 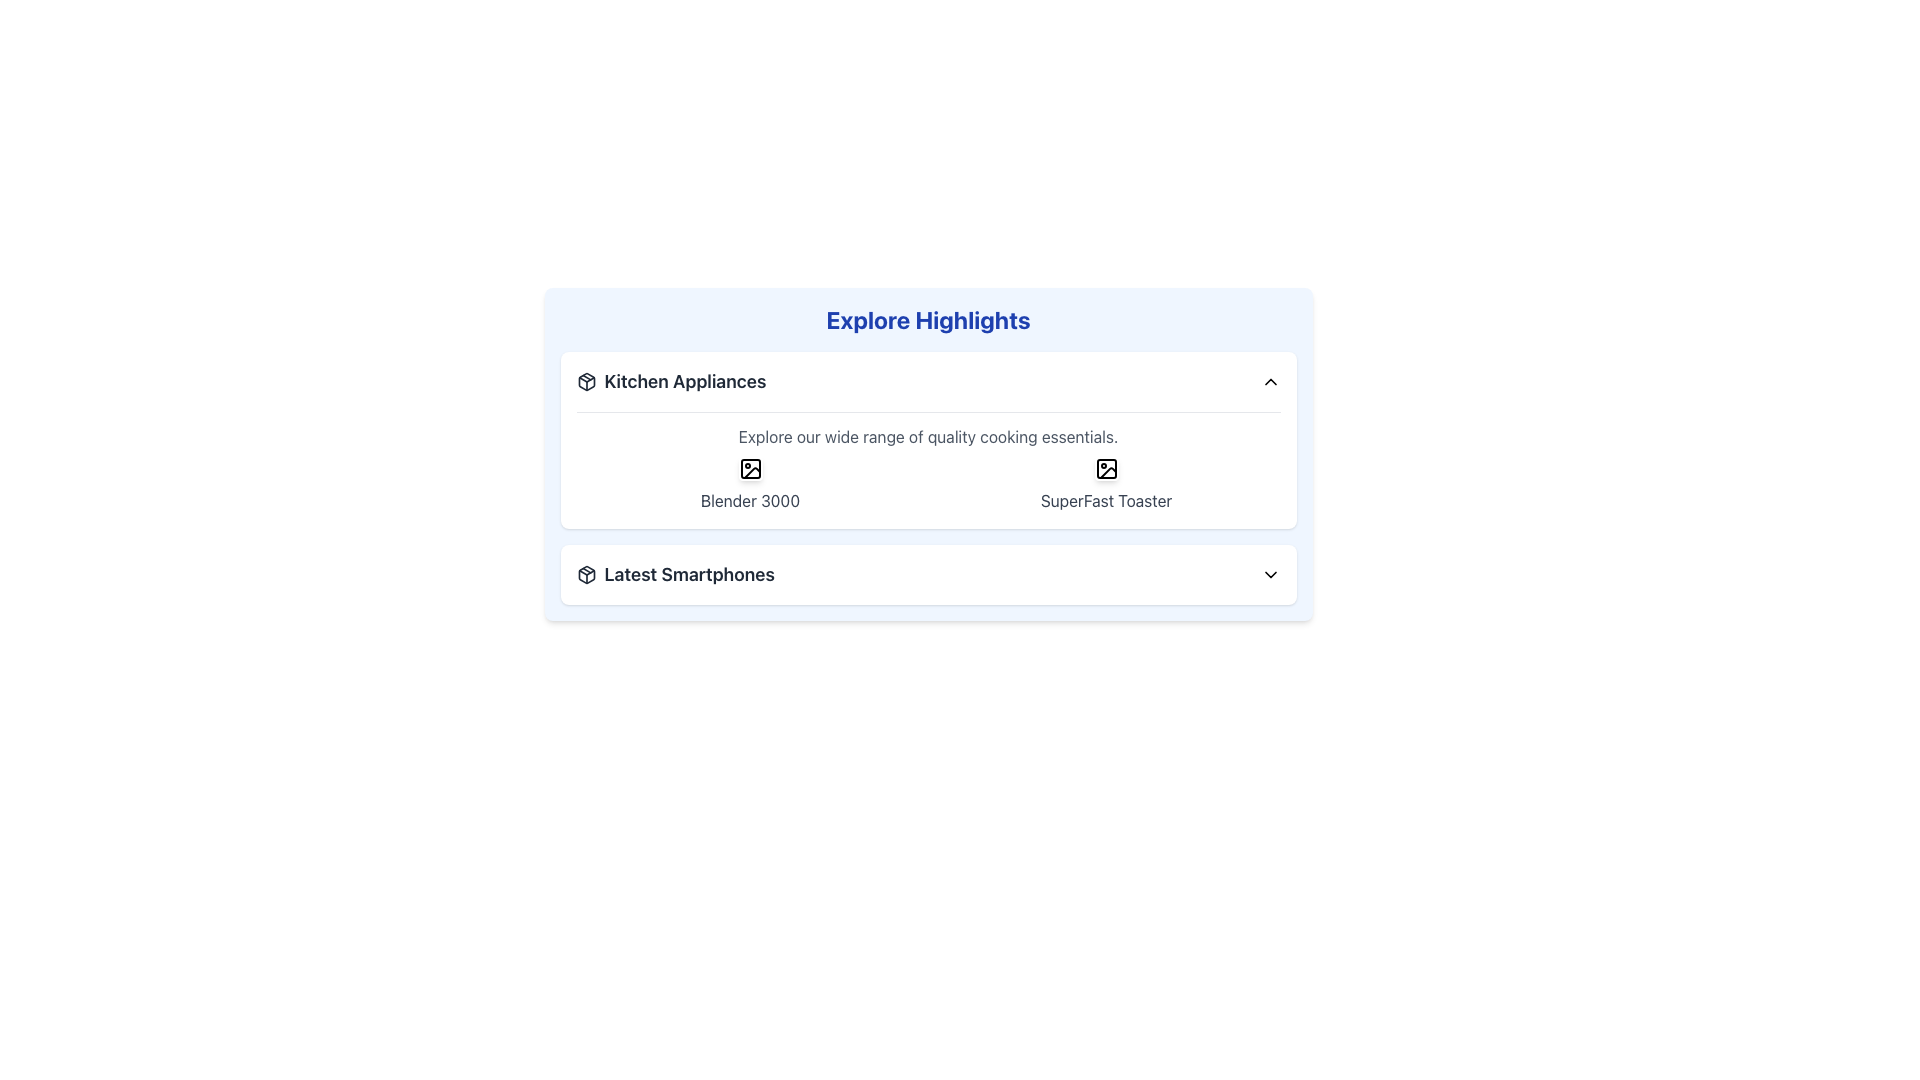 I want to click on the chevron icon button on the right side of the 'Kitchen Appliances' section, so click(x=1269, y=381).